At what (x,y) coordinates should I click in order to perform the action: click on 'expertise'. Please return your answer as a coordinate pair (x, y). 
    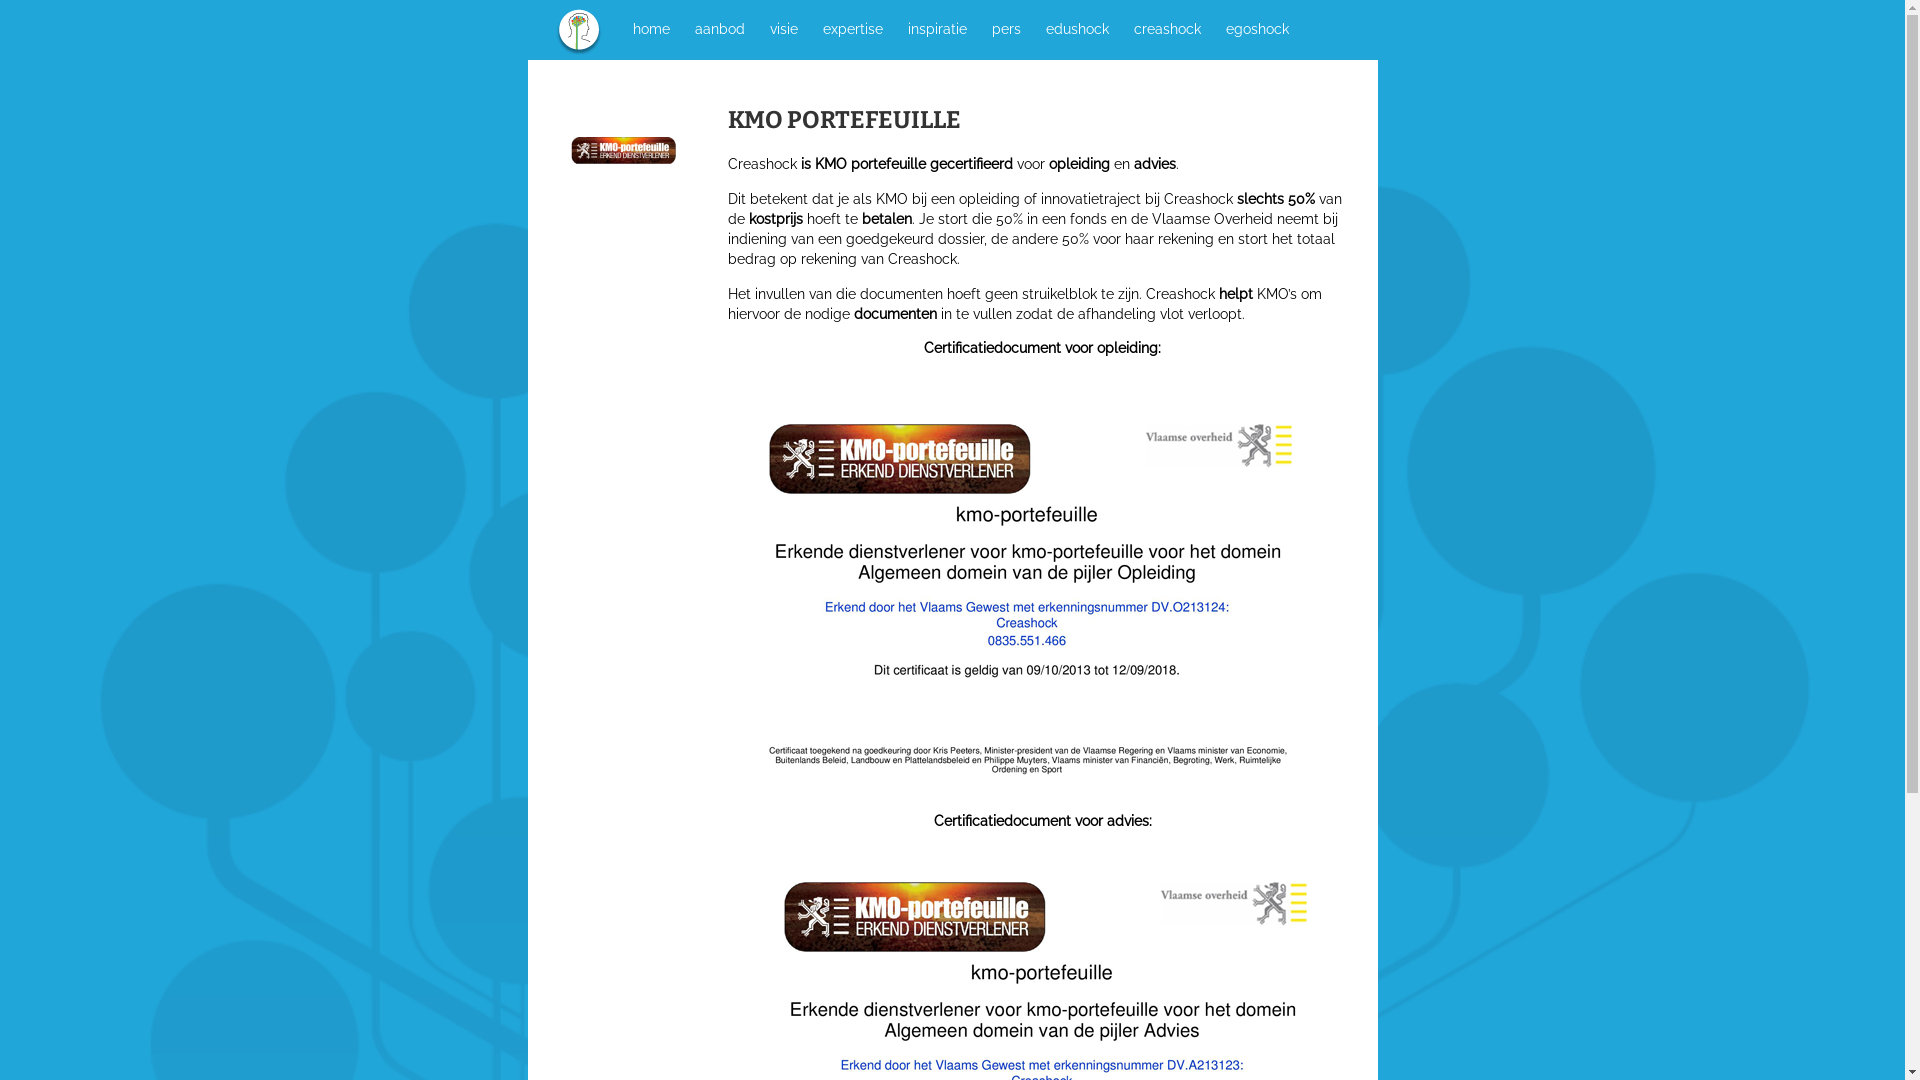
    Looking at the image, I should click on (853, 28).